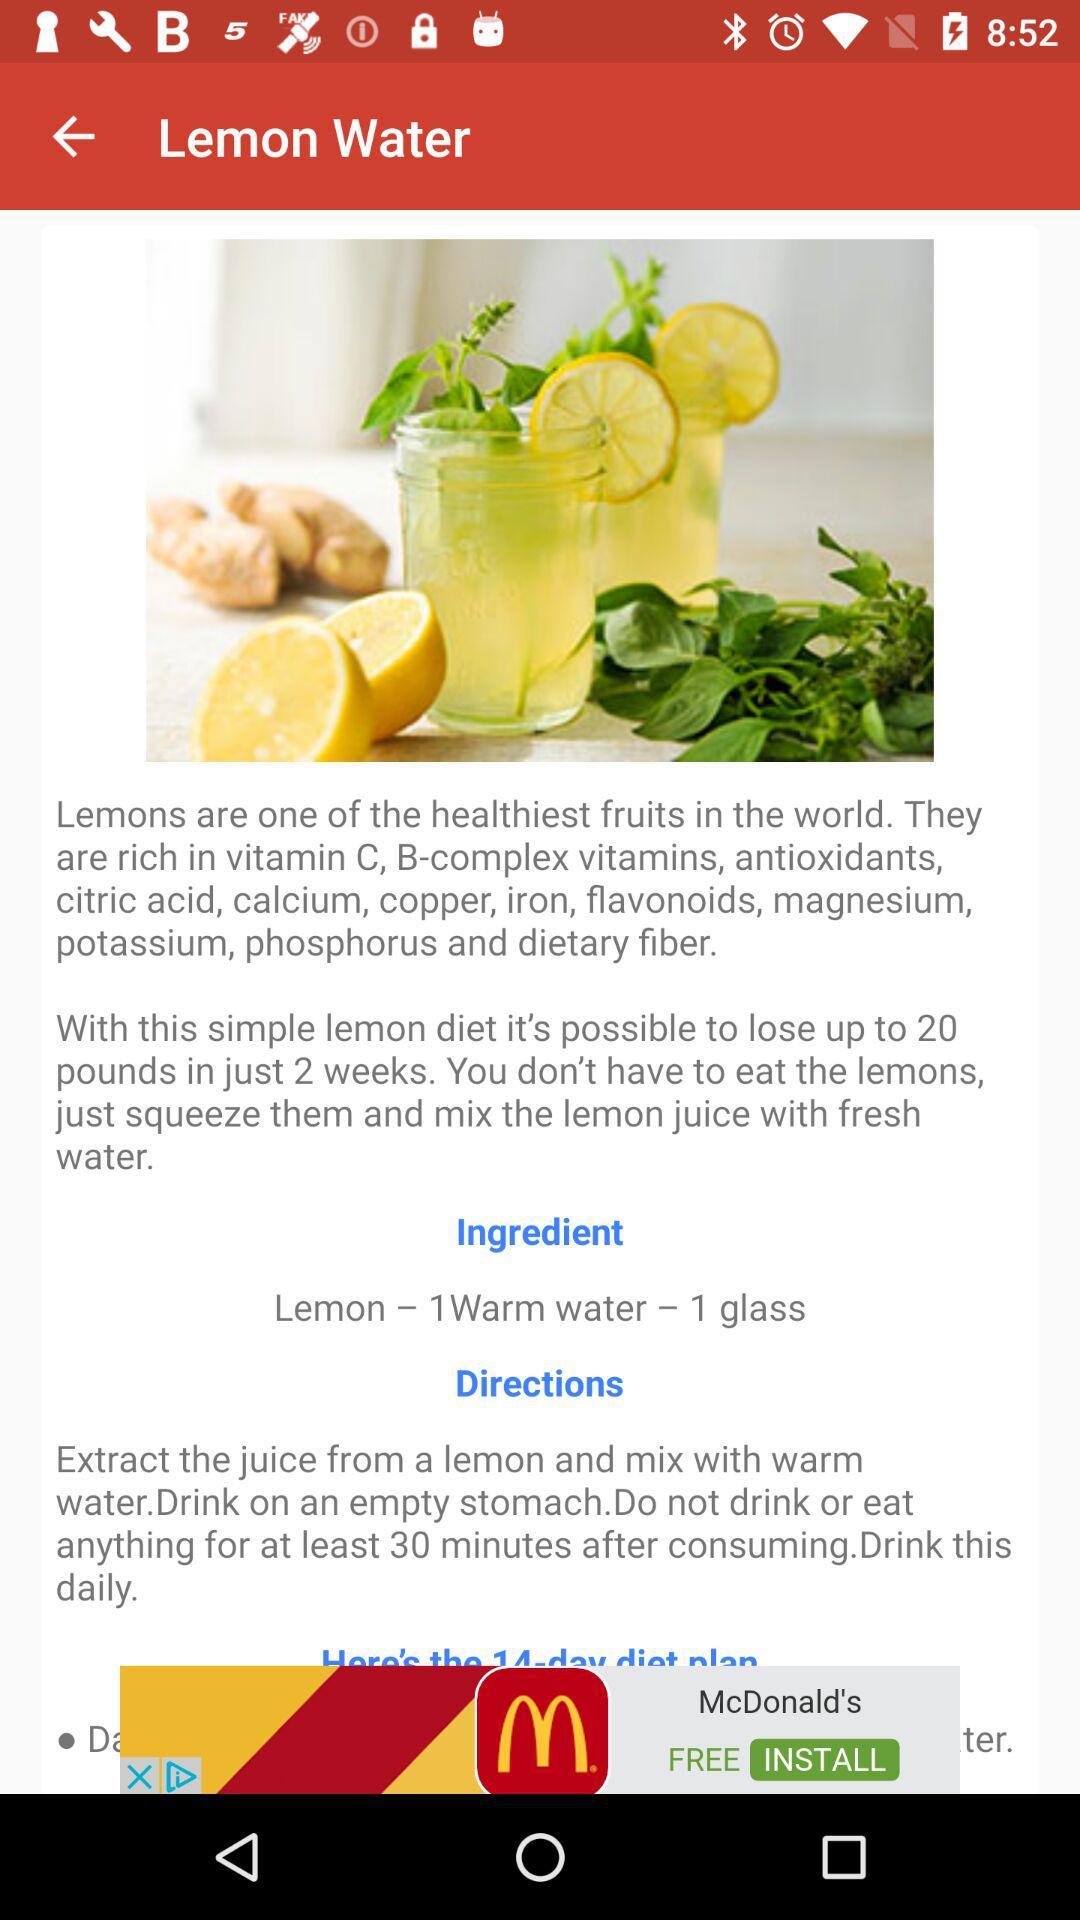  I want to click on the item below extract the juice item, so click(540, 1727).